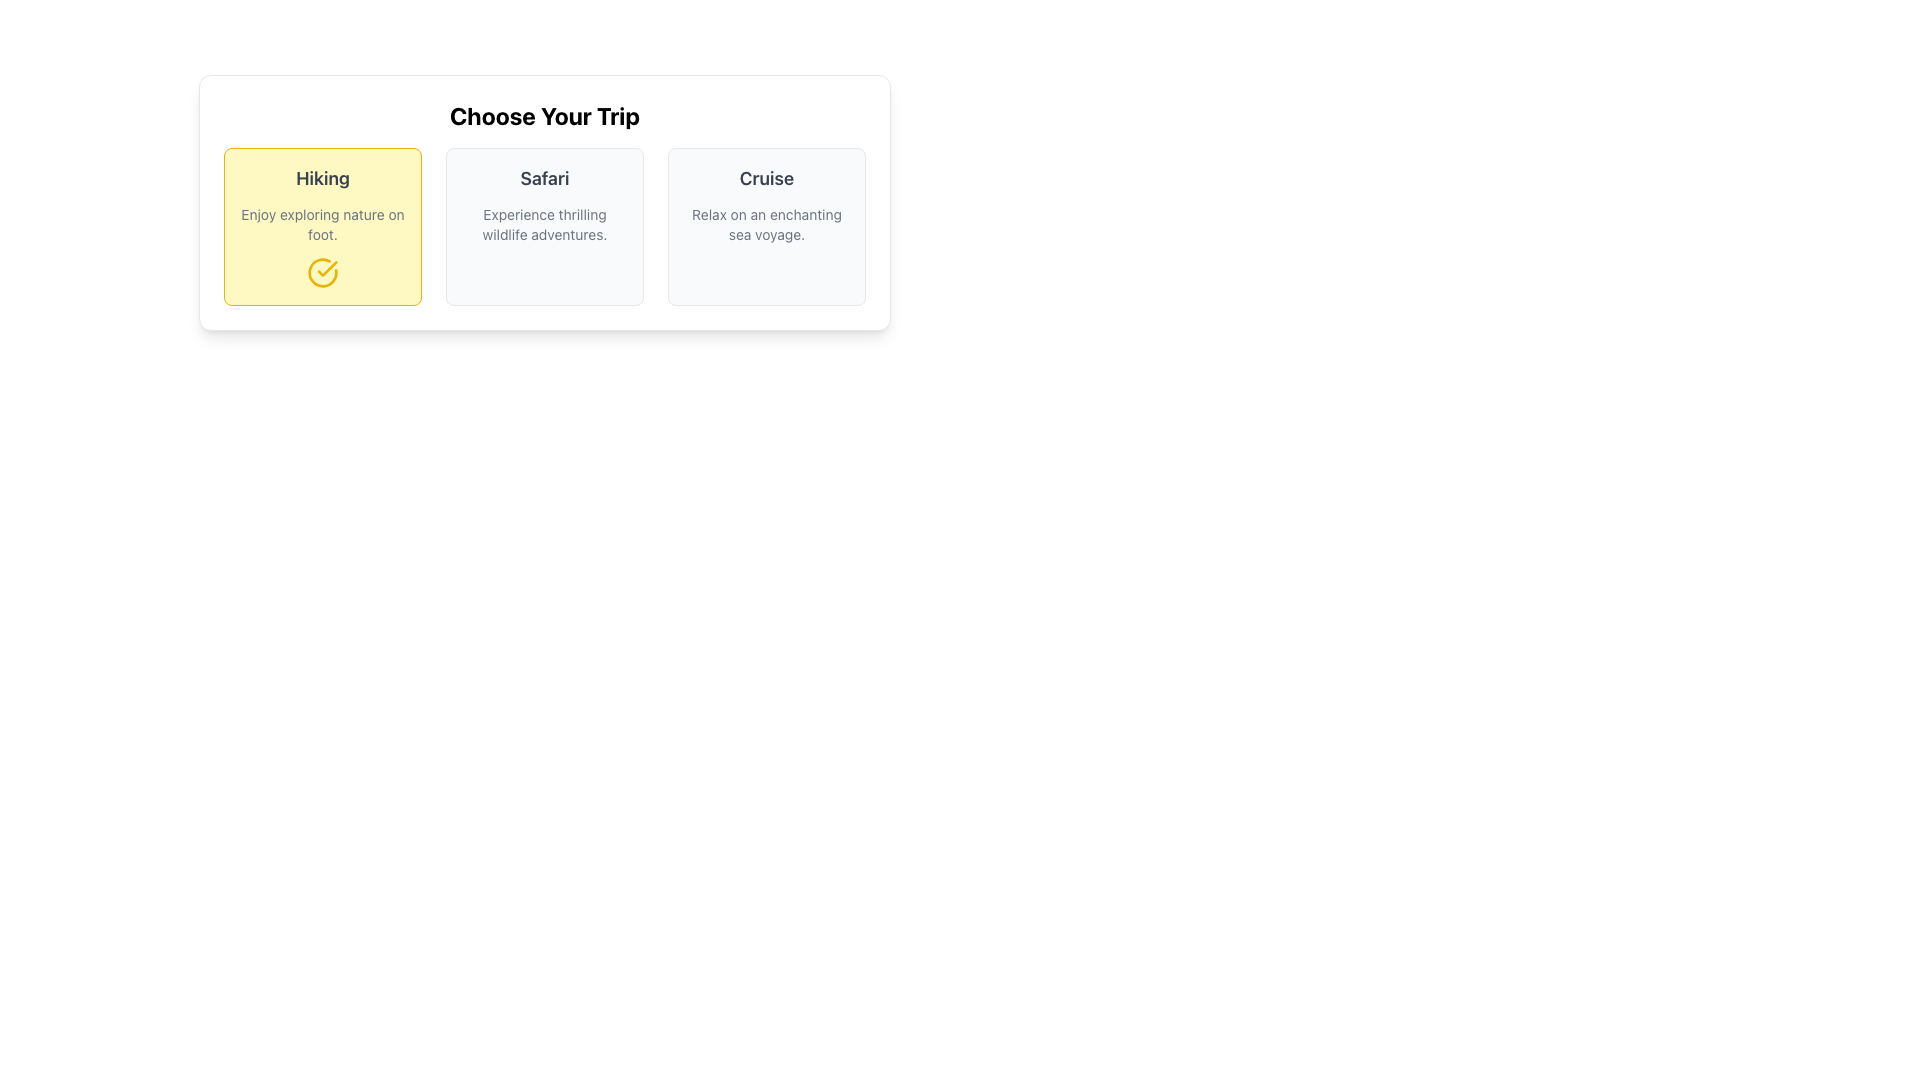  What do you see at coordinates (545, 226) in the screenshot?
I see `the 'Safari' card, which has a light gray background and contains the title 'Safari' in bold text` at bounding box center [545, 226].